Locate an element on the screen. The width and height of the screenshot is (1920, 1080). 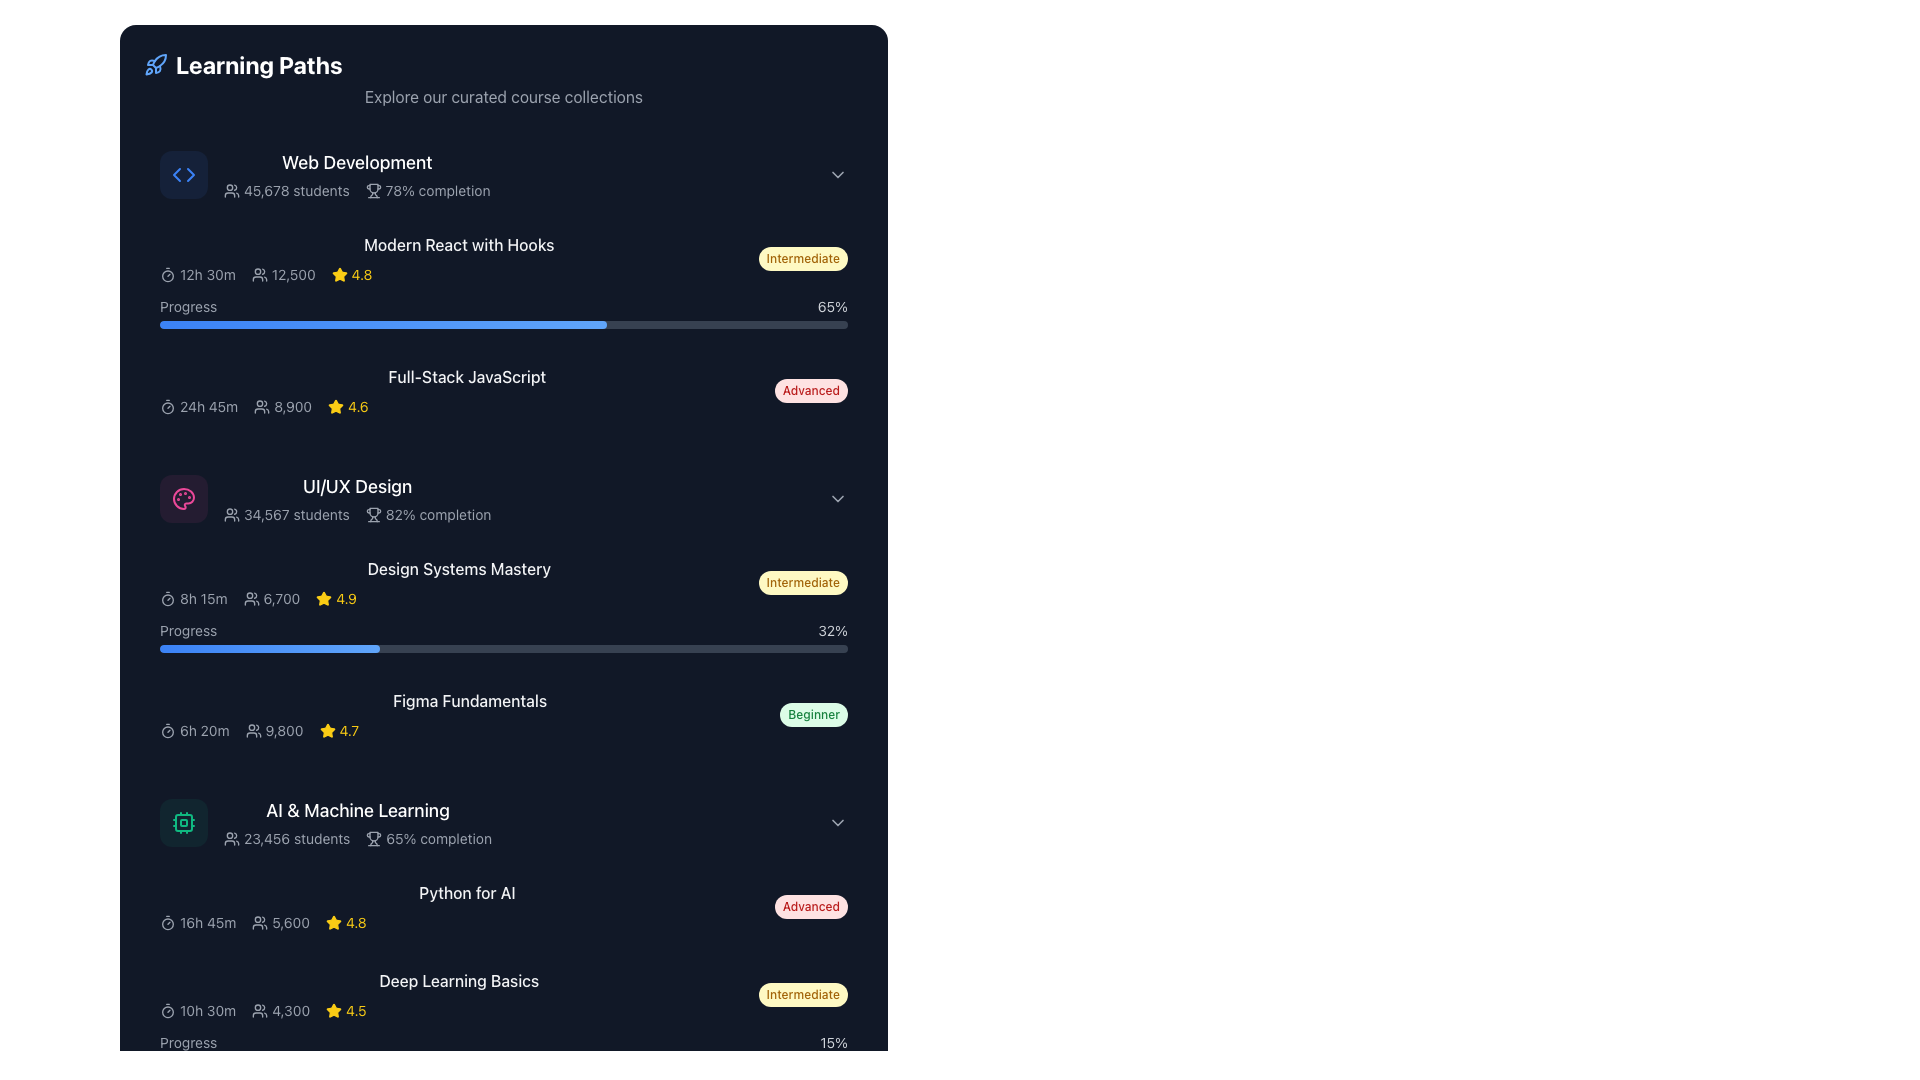
the user icon, which features a modern outline style depicting a group of three abstracted people, located to the left of the '45,678 students' text in the 'Web Development' section is located at coordinates (231, 191).